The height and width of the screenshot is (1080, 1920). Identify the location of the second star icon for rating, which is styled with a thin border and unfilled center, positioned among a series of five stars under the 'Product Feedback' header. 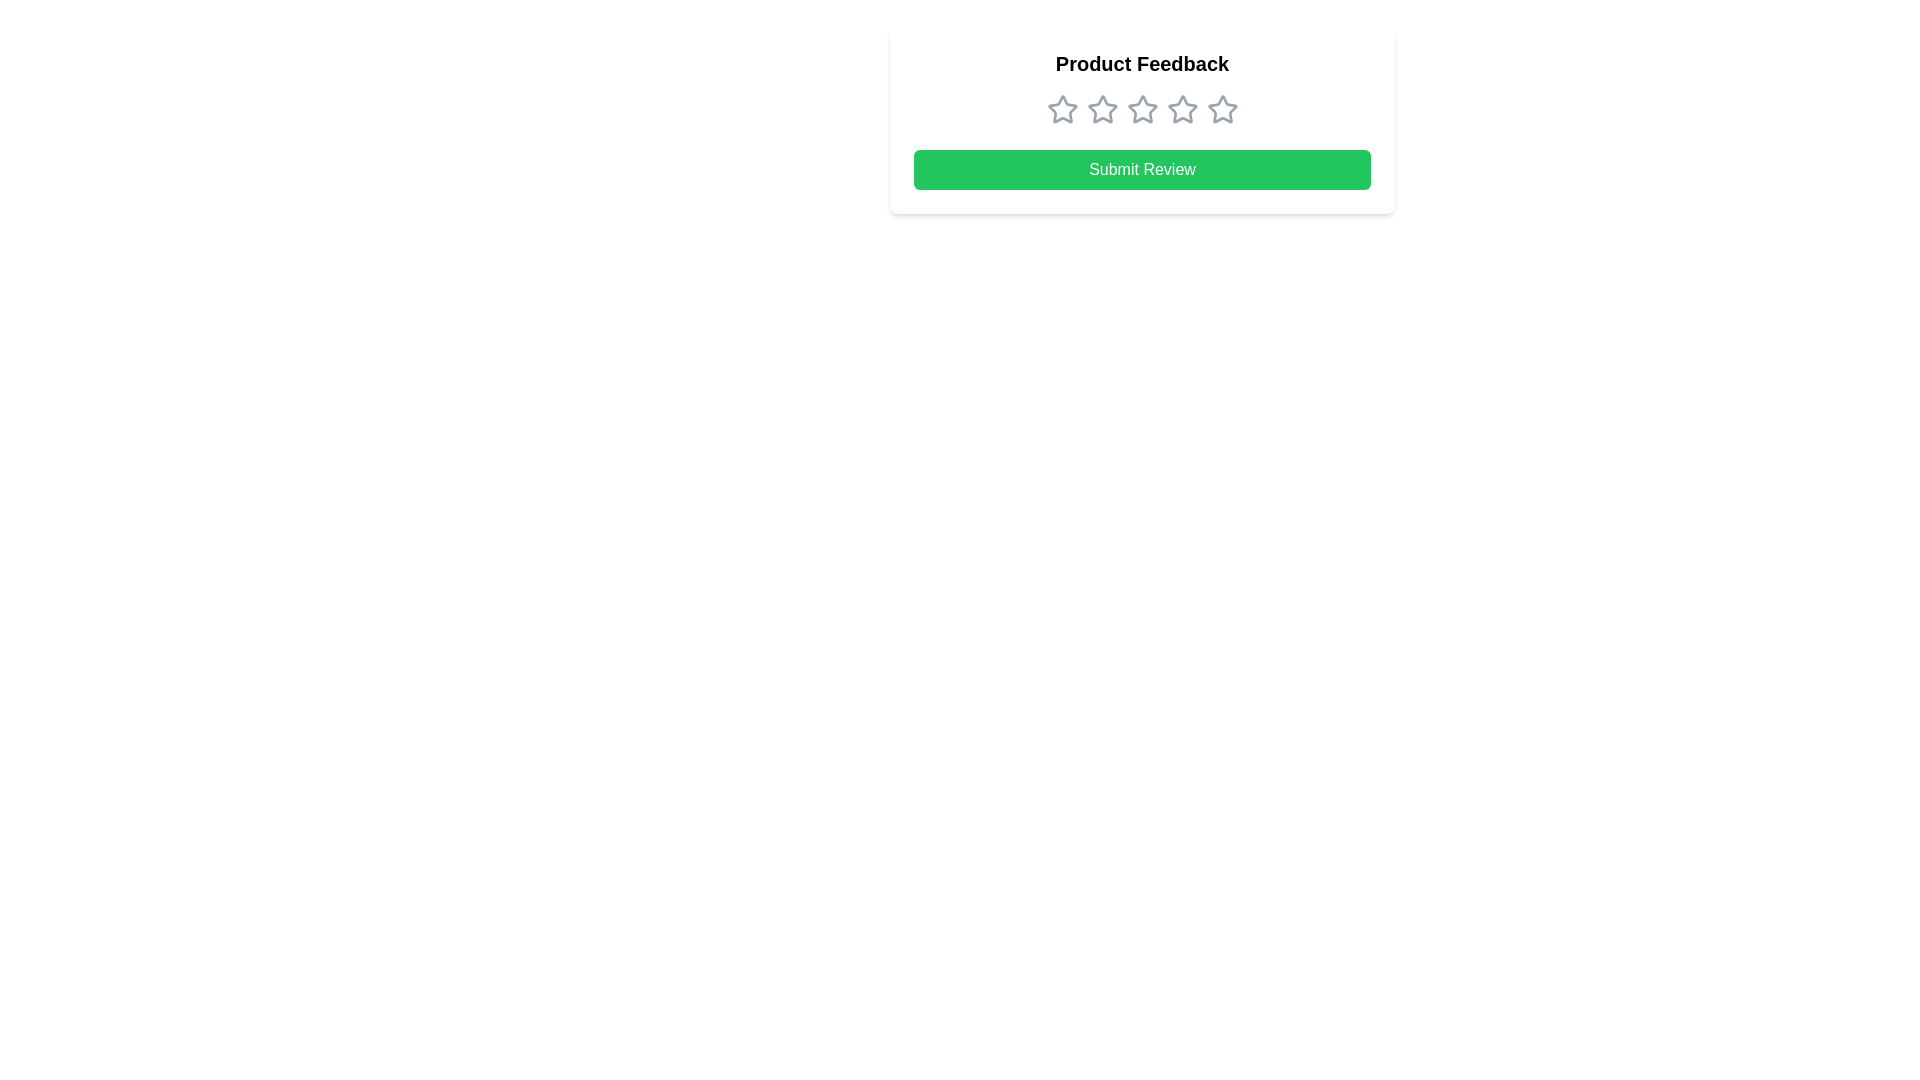
(1101, 109).